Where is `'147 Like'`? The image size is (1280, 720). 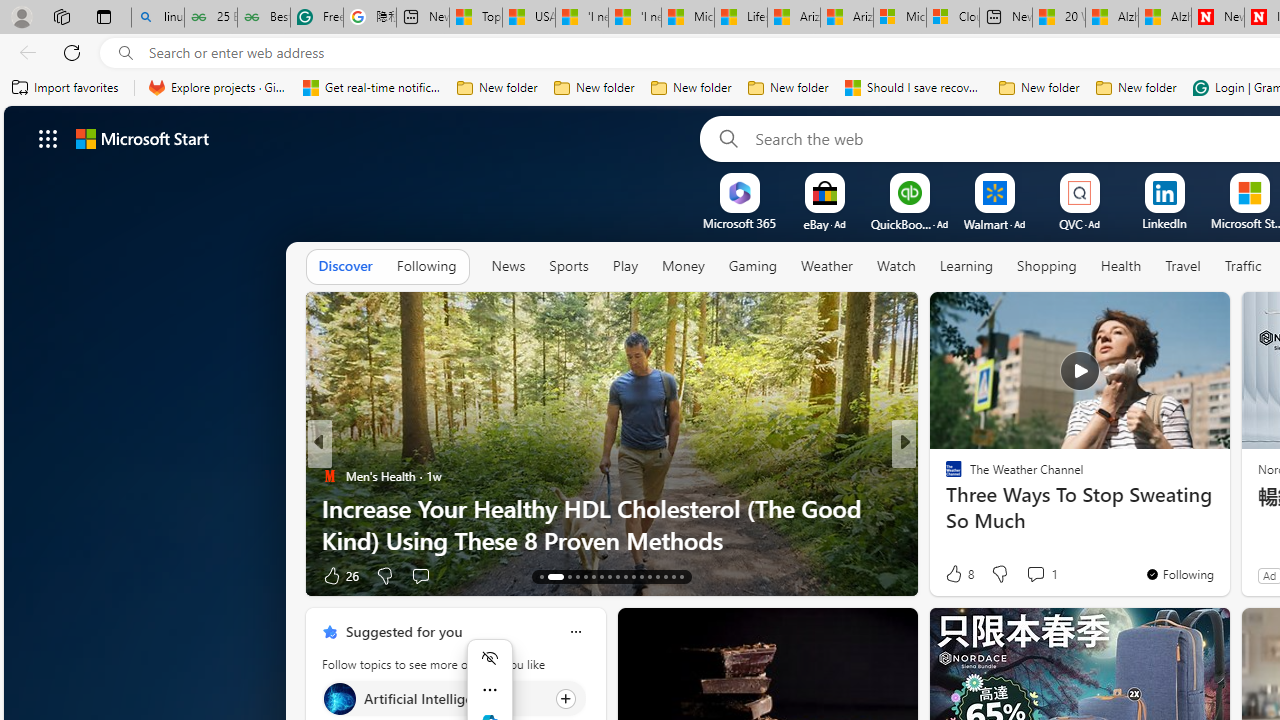
'147 Like' is located at coordinates (958, 575).